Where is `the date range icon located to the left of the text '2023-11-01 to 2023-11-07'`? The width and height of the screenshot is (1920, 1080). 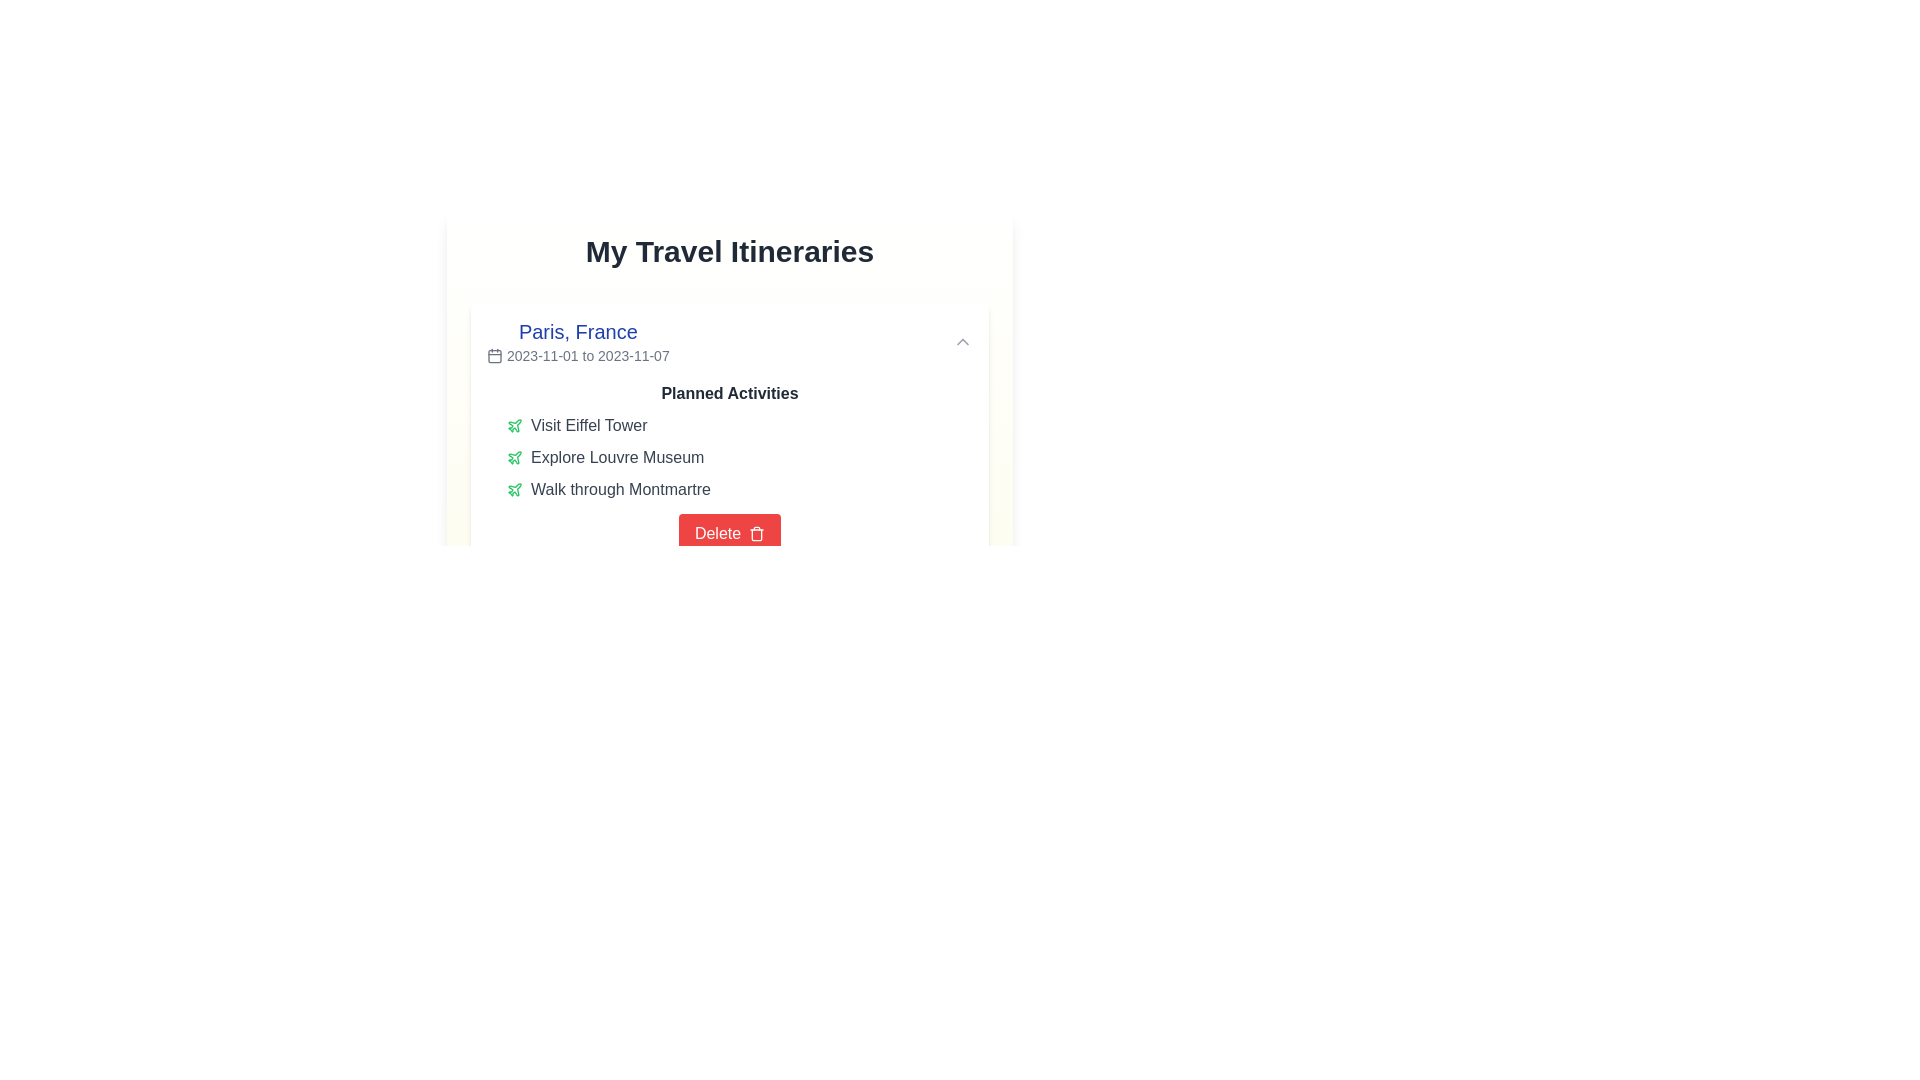
the date range icon located to the left of the text '2023-11-01 to 2023-11-07' is located at coordinates (494, 354).